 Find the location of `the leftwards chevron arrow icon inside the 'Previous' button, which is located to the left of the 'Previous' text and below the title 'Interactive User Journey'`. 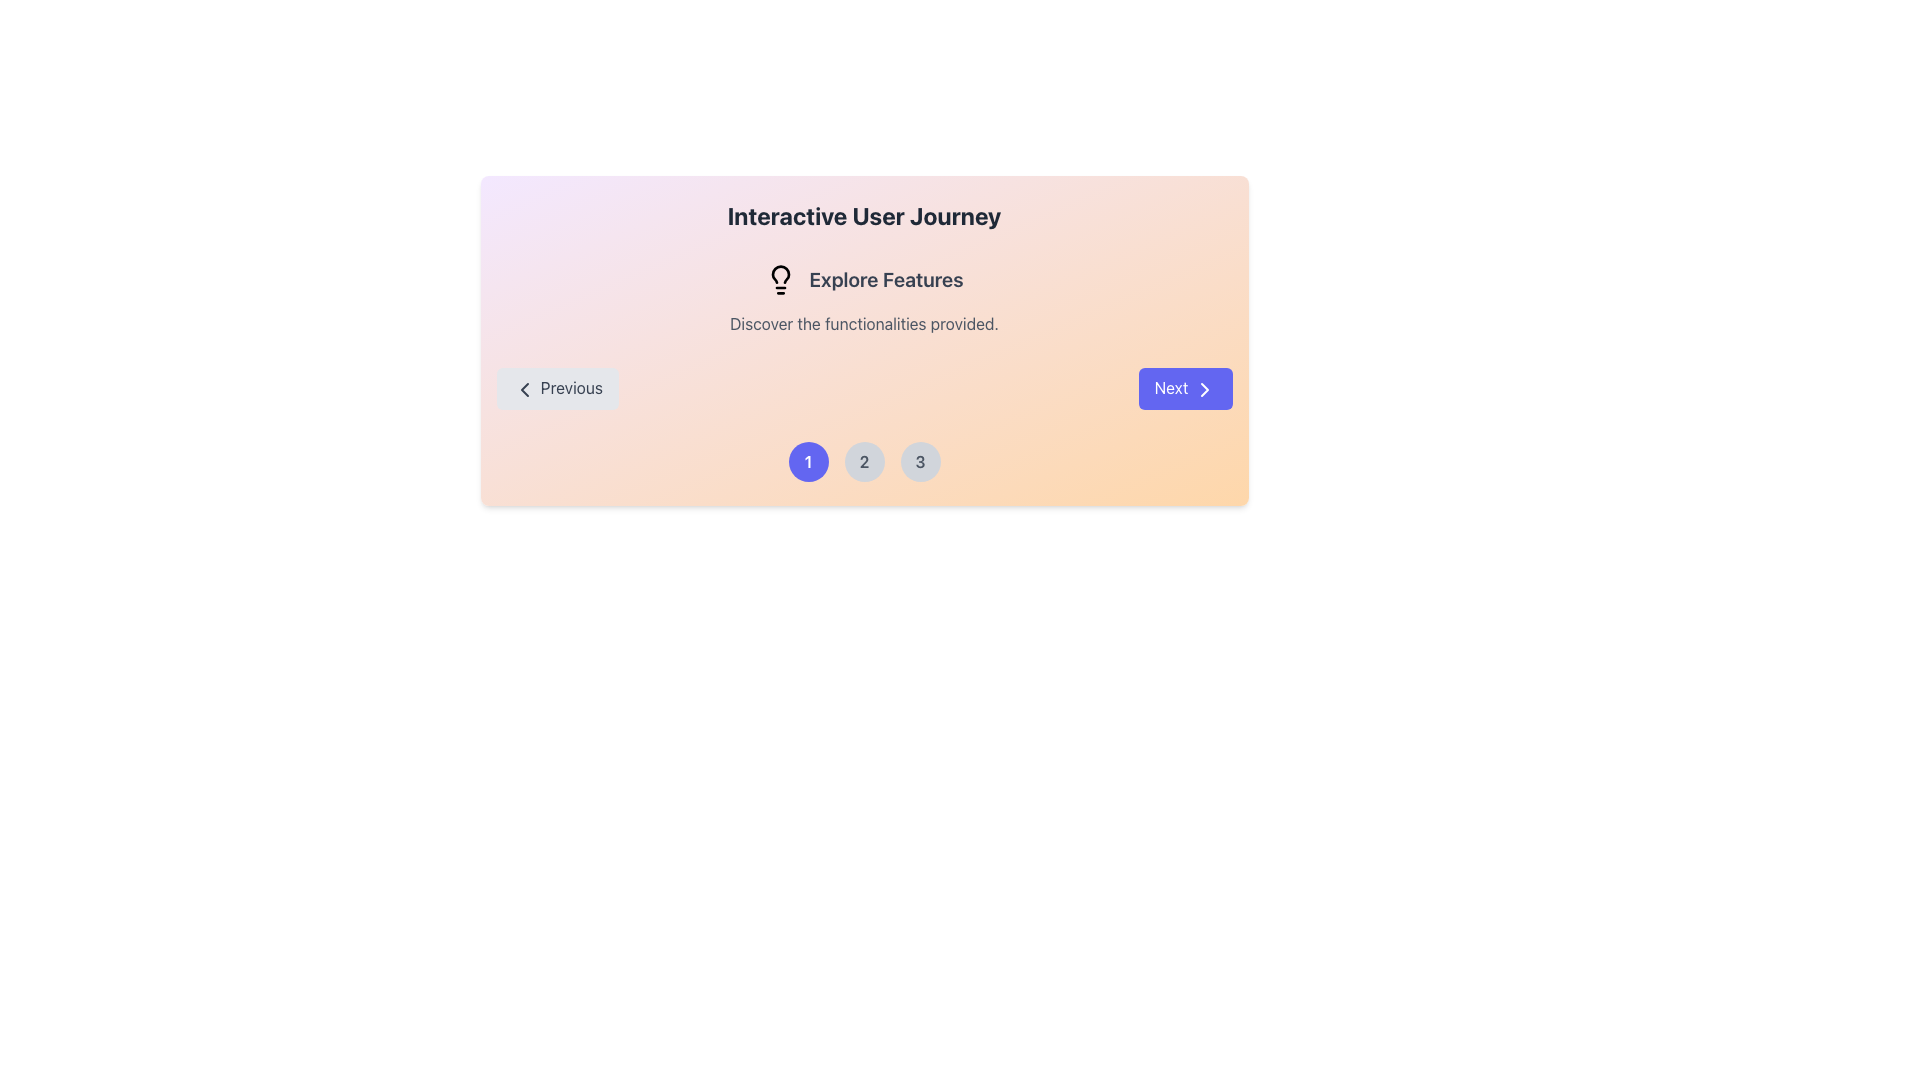

the leftwards chevron arrow icon inside the 'Previous' button, which is located to the left of the 'Previous' text and below the title 'Interactive User Journey' is located at coordinates (524, 389).